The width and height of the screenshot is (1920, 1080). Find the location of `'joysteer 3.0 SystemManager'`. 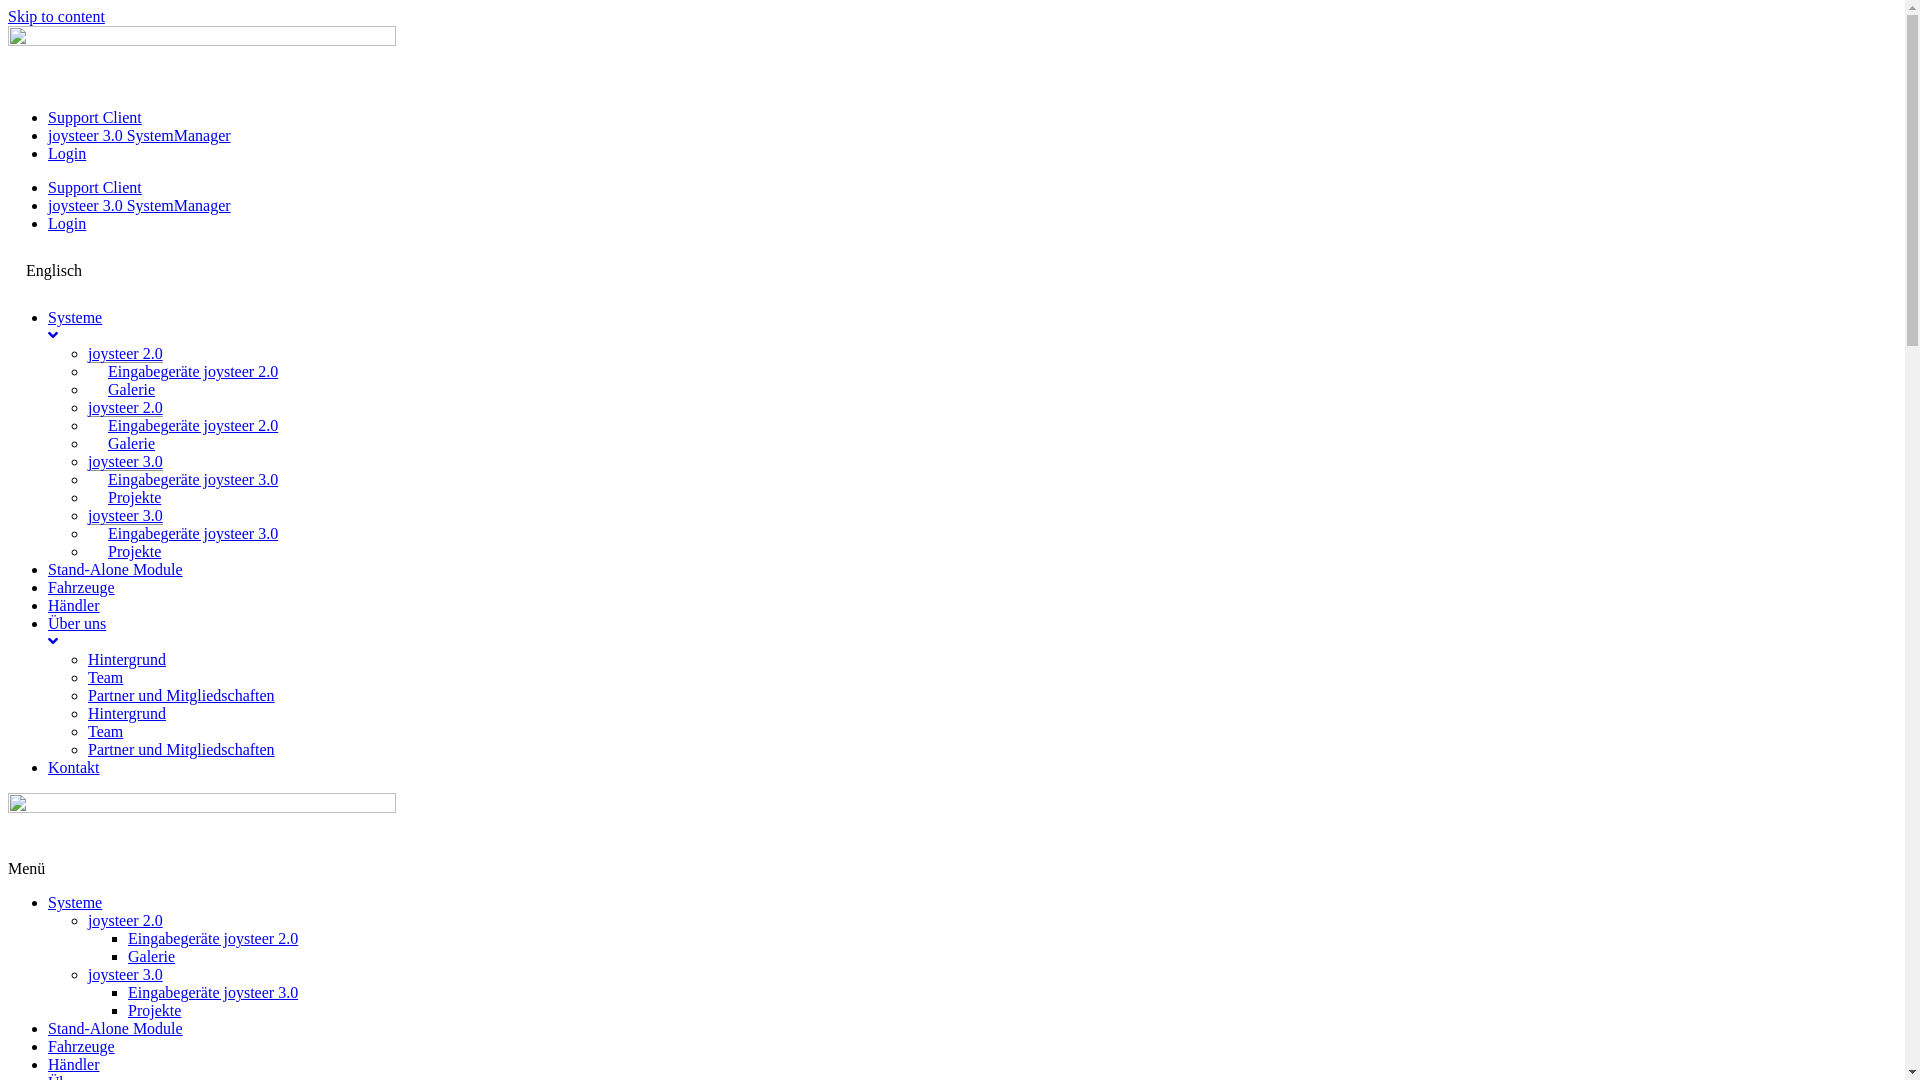

'joysteer 3.0 SystemManager' is located at coordinates (138, 135).